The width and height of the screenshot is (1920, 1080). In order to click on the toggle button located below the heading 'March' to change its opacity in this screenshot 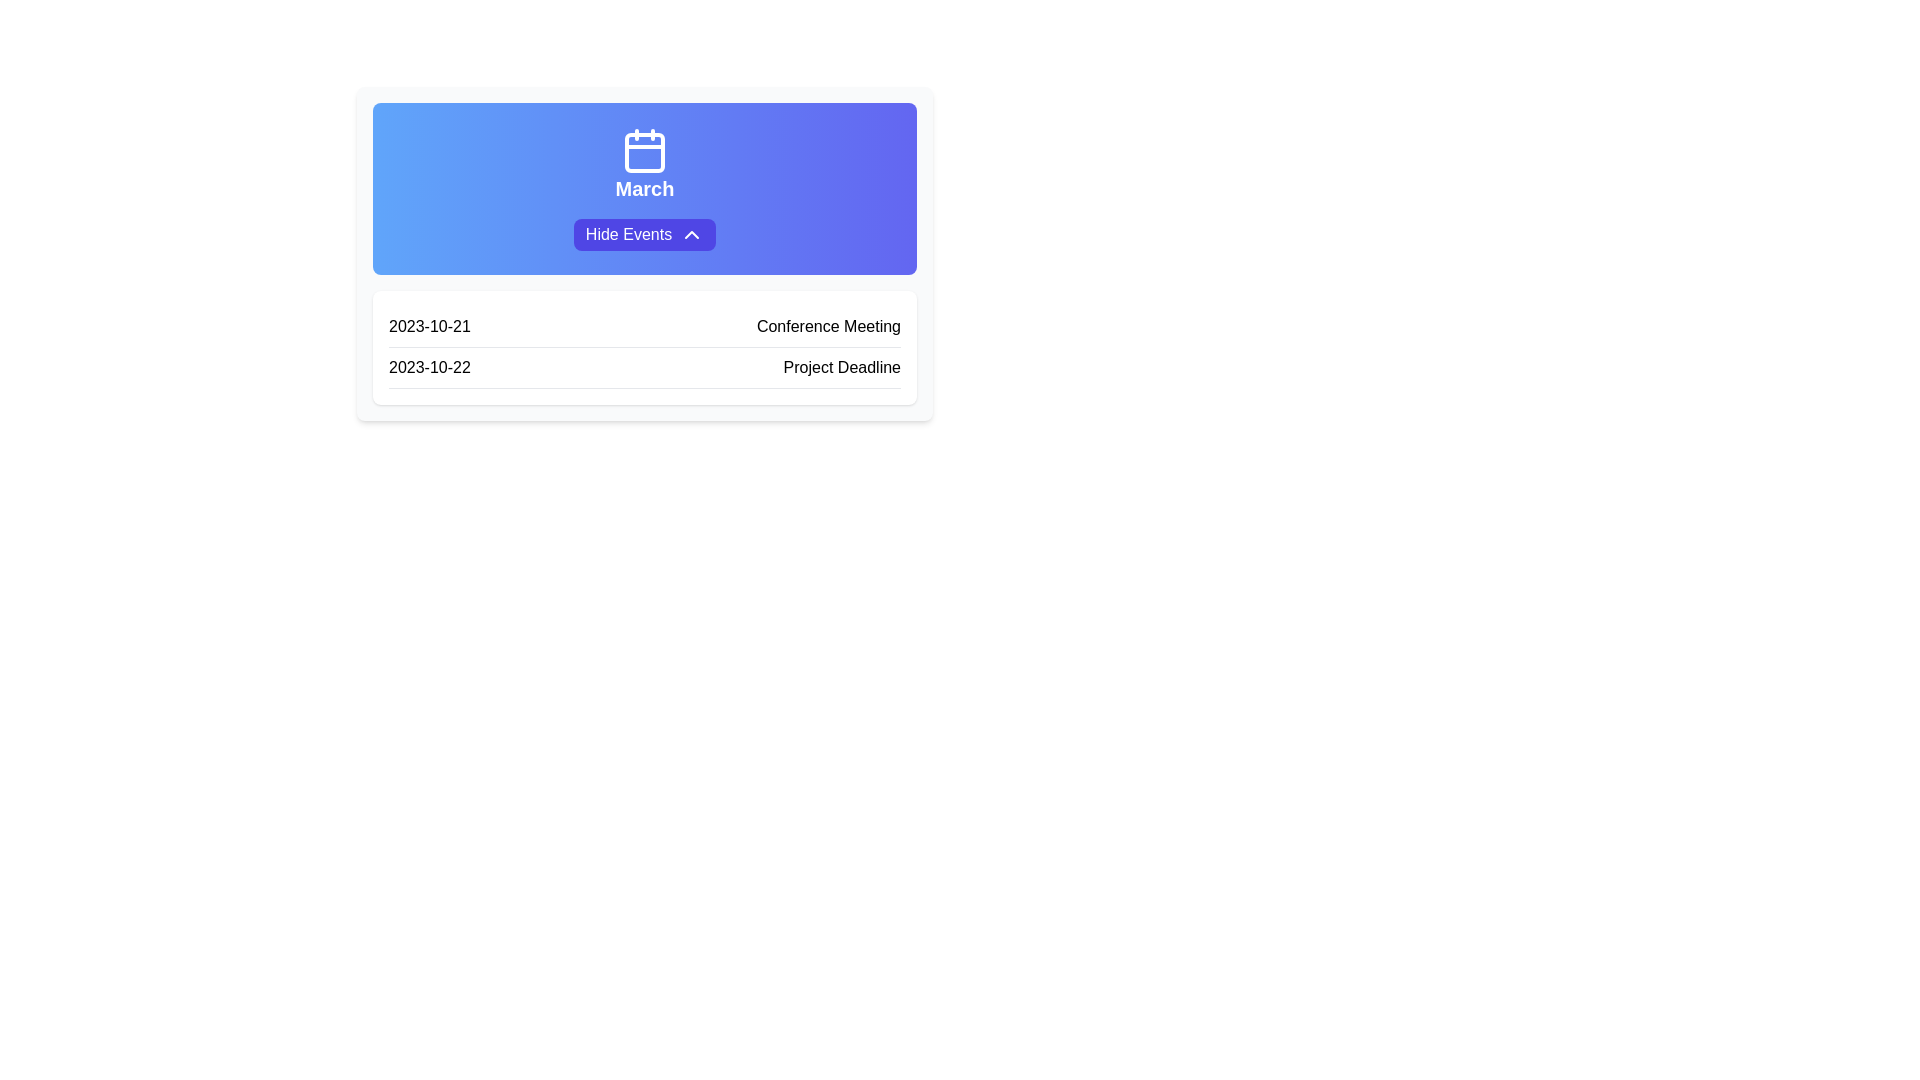, I will do `click(644, 234)`.